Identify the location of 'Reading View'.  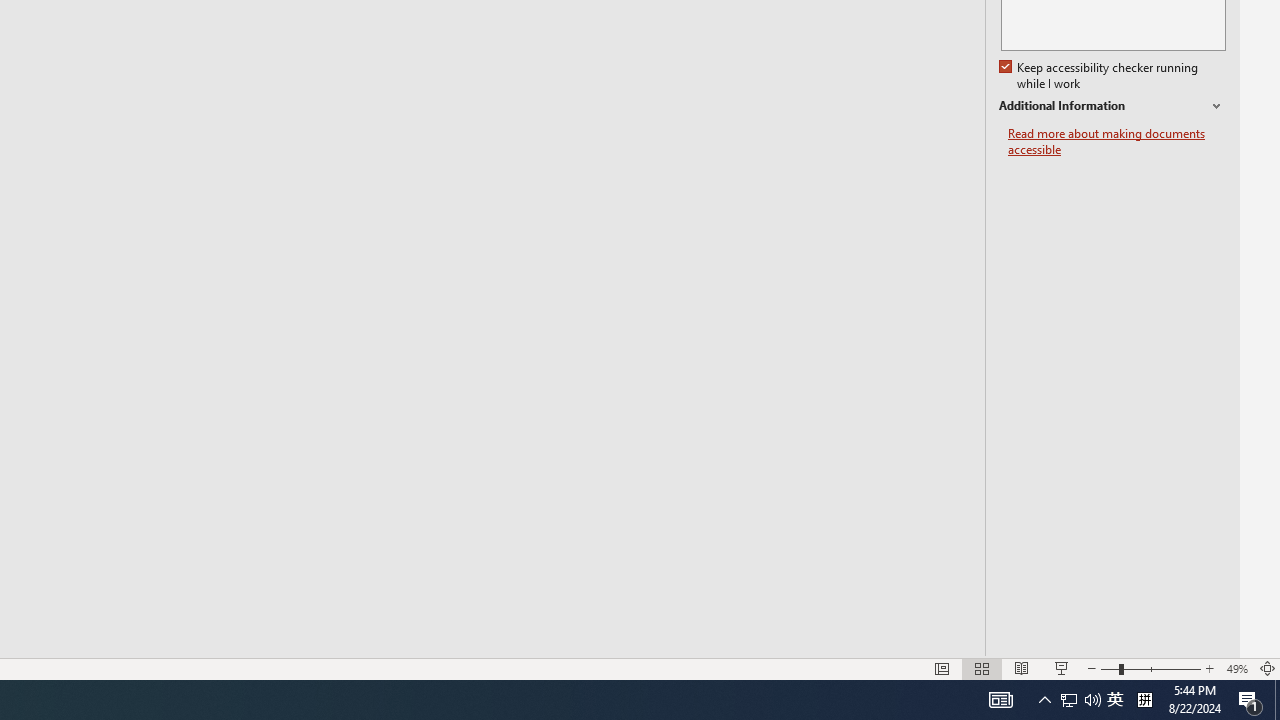
(1022, 669).